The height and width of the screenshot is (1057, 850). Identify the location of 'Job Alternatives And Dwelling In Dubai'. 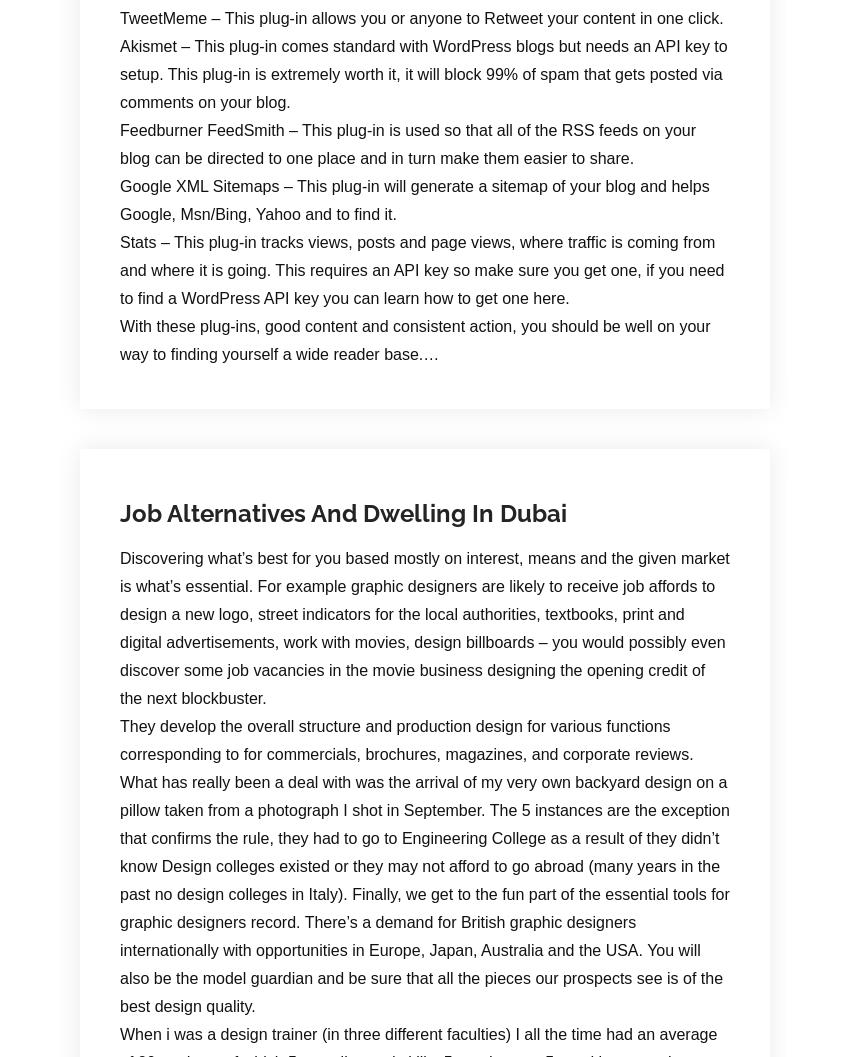
(119, 512).